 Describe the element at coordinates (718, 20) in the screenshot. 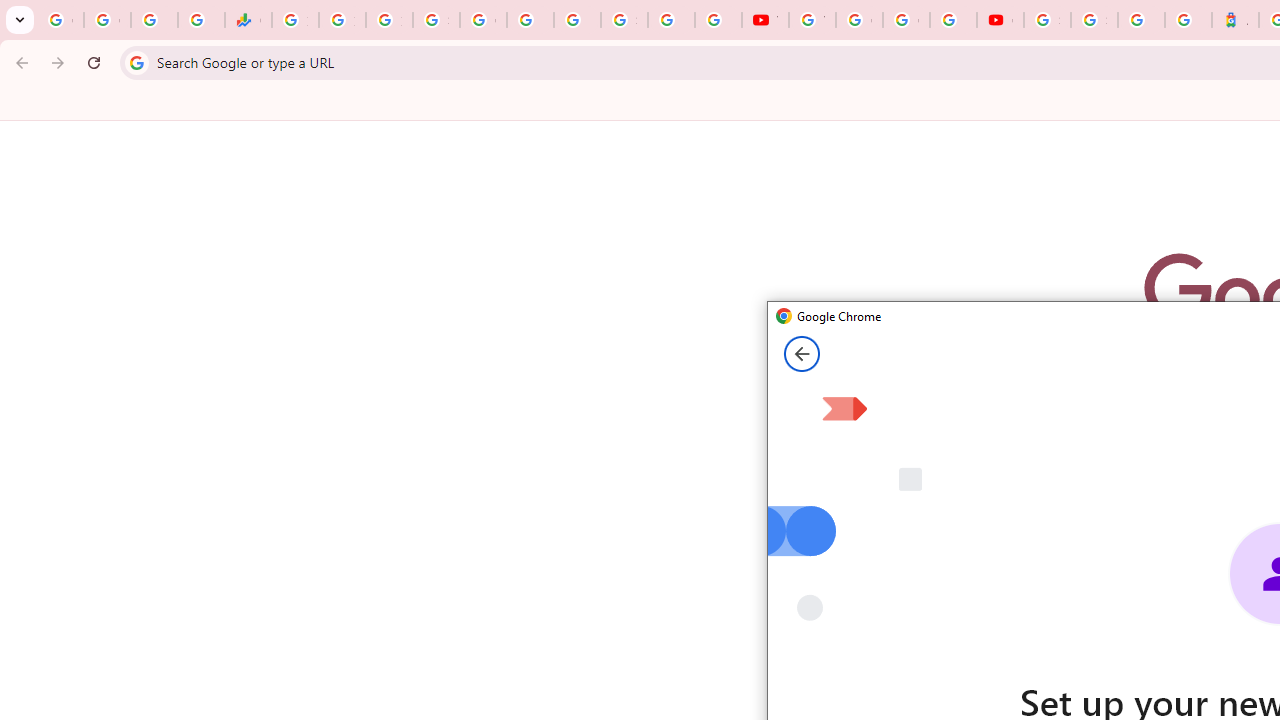

I see `'Privacy Checkup'` at that location.